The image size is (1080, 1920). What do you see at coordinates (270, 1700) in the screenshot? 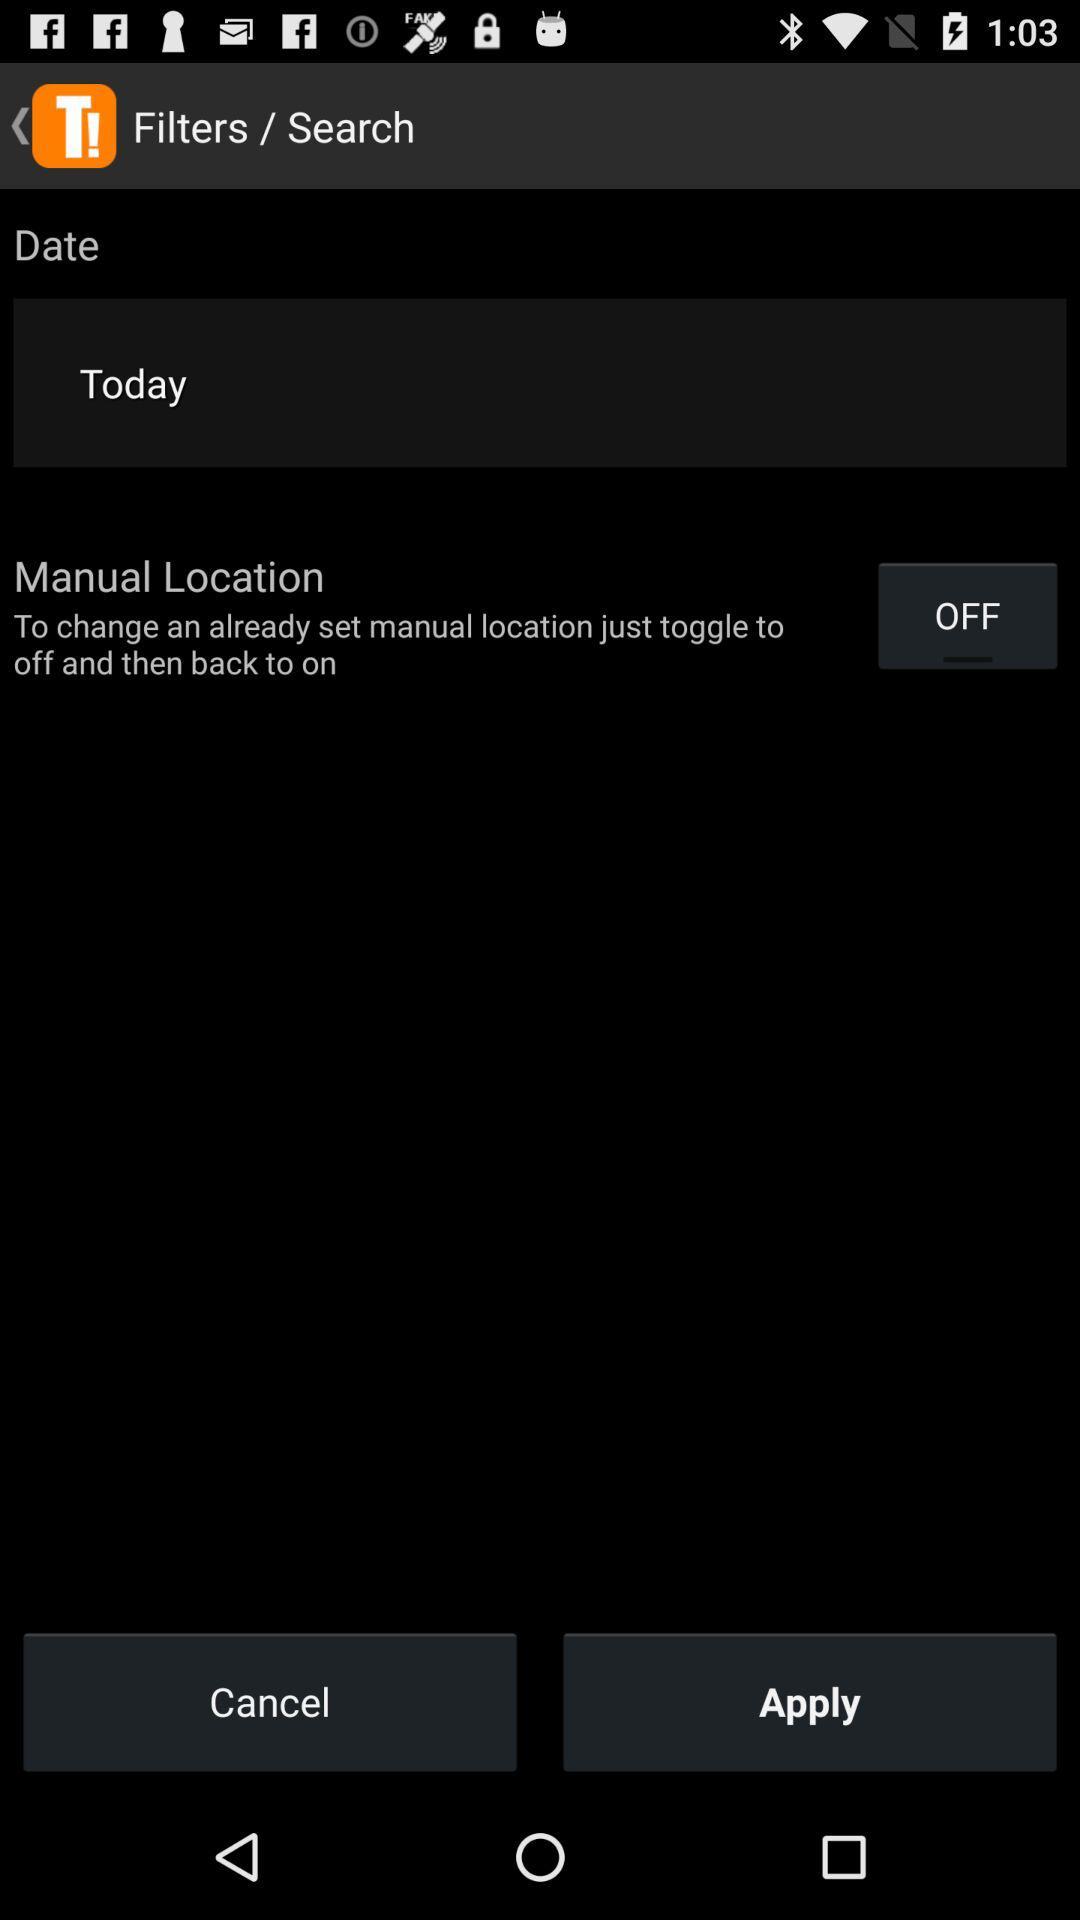
I see `item next to apply item` at bounding box center [270, 1700].